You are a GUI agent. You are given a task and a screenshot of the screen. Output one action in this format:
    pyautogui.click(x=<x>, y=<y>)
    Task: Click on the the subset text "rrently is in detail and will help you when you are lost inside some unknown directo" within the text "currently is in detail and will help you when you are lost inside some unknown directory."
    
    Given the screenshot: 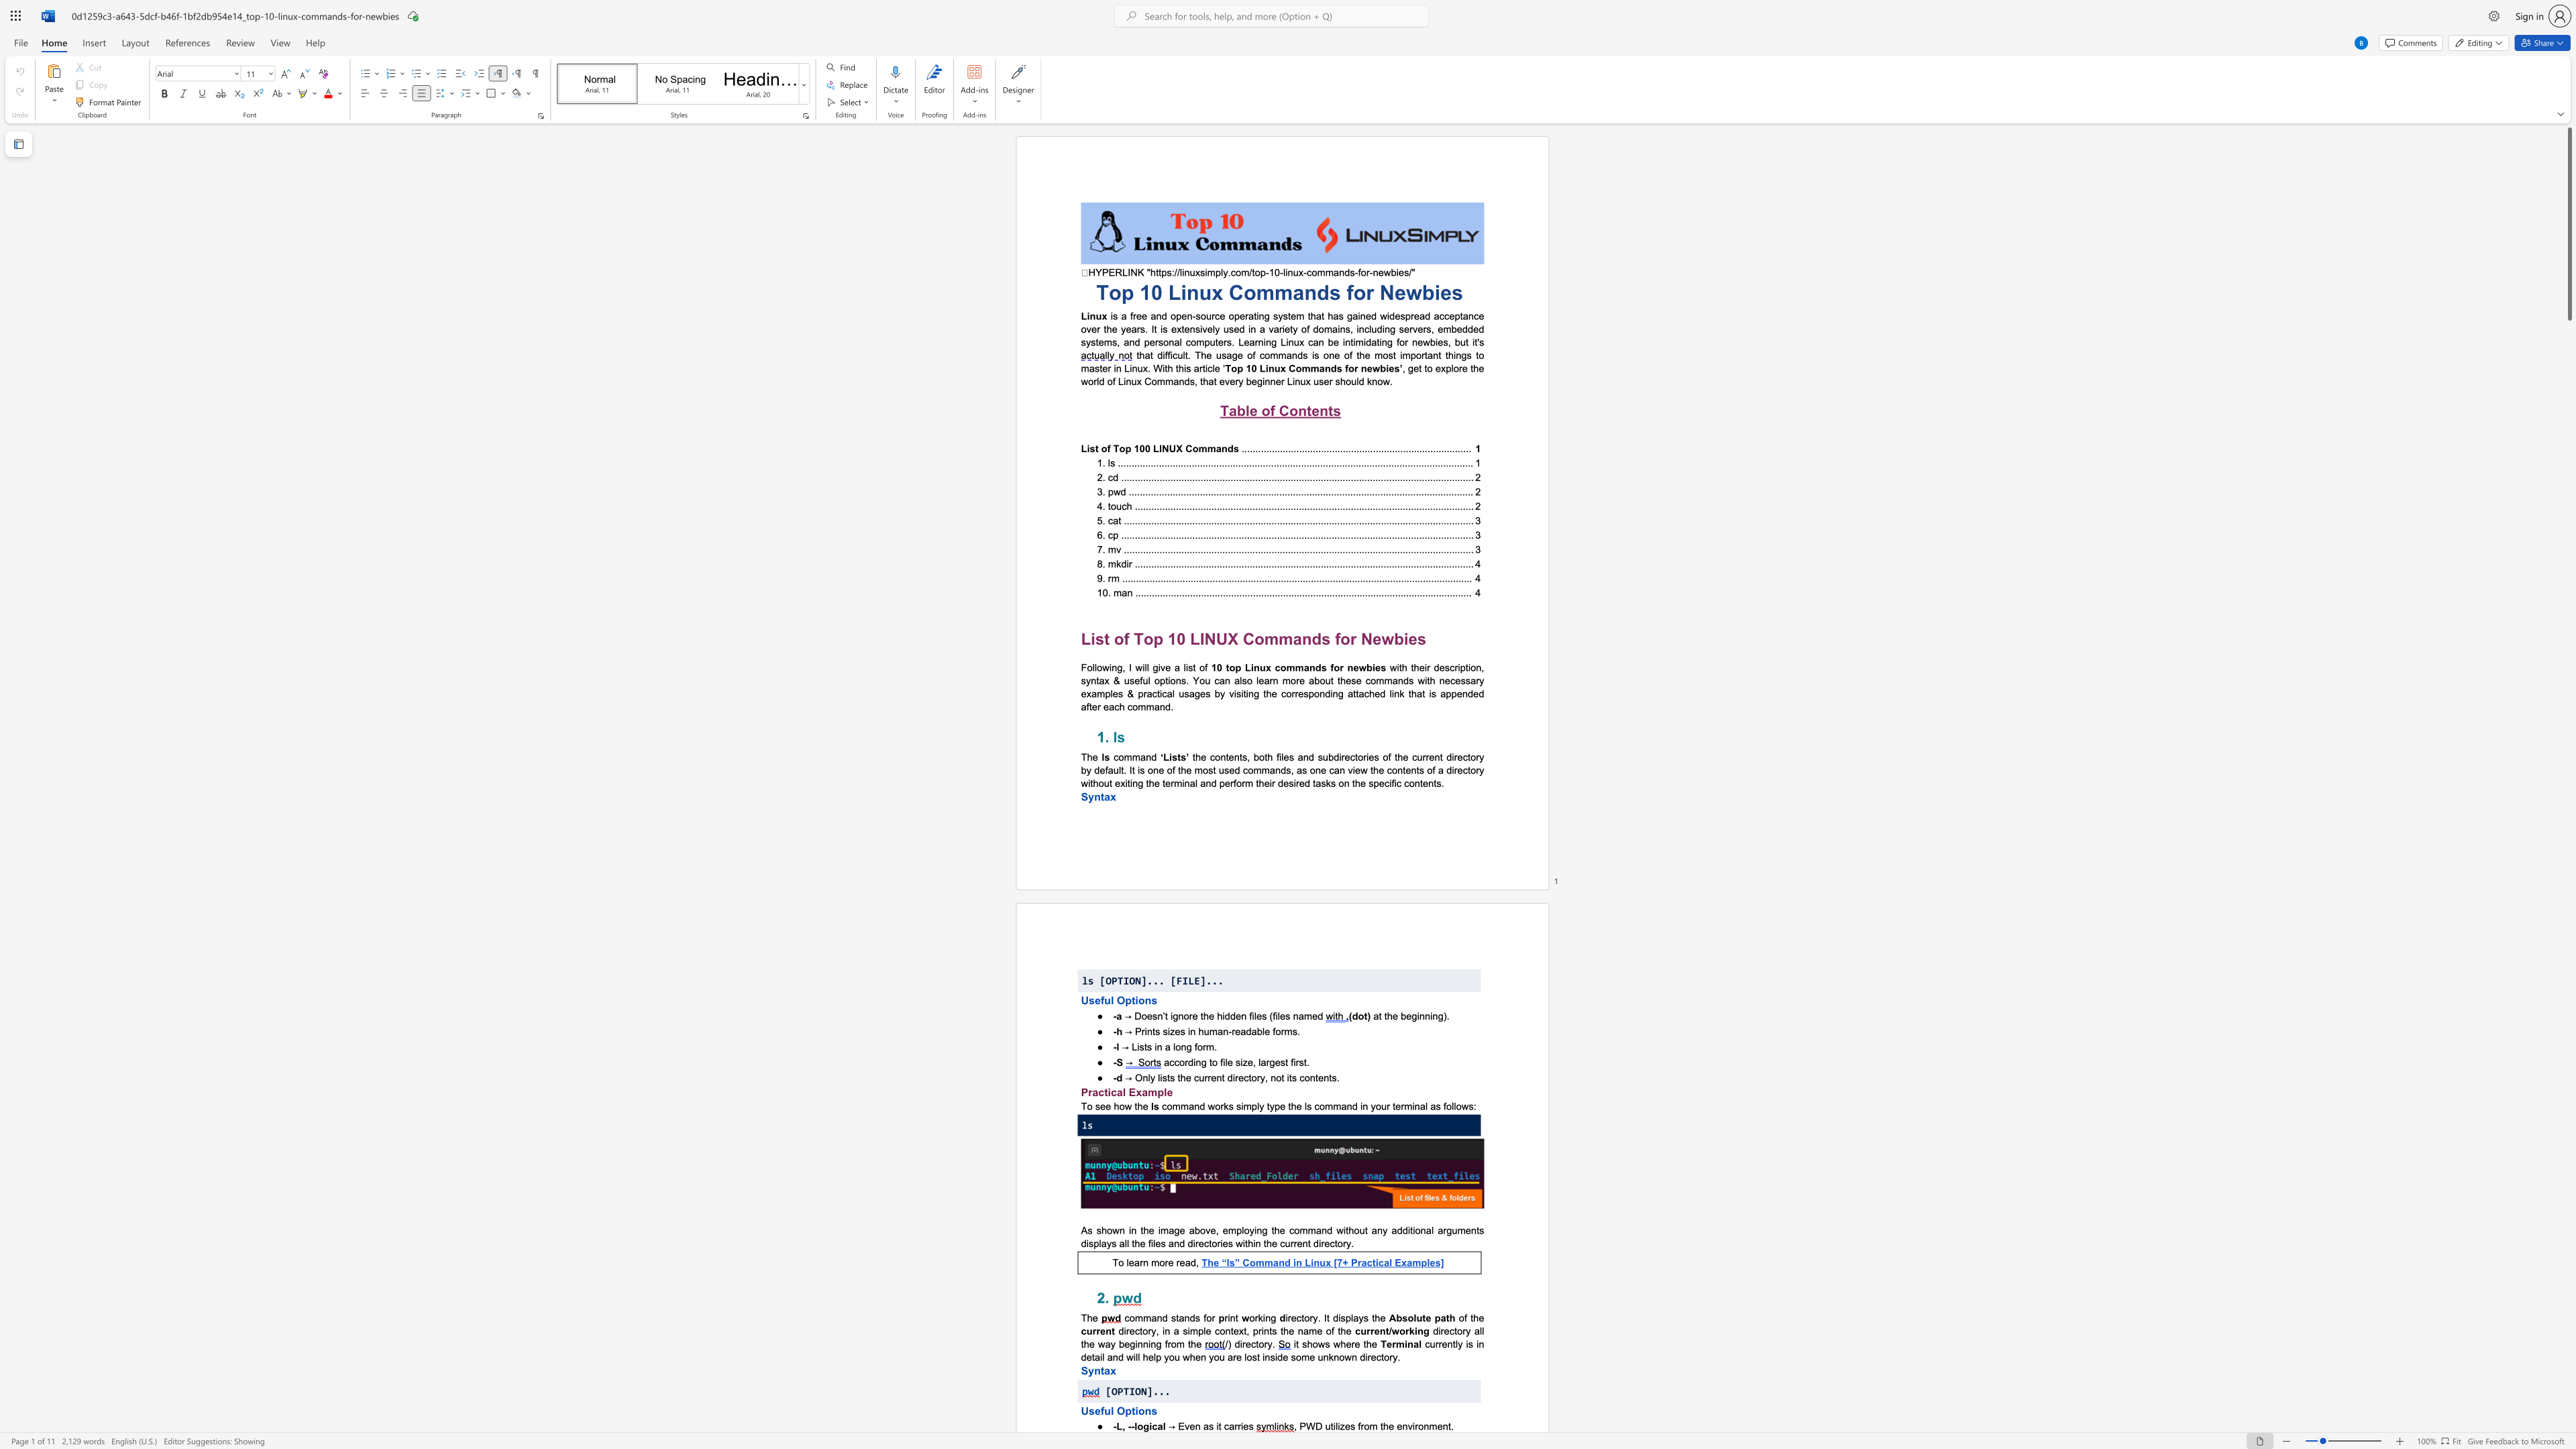 What is the action you would take?
    pyautogui.click(x=1435, y=1343)
    